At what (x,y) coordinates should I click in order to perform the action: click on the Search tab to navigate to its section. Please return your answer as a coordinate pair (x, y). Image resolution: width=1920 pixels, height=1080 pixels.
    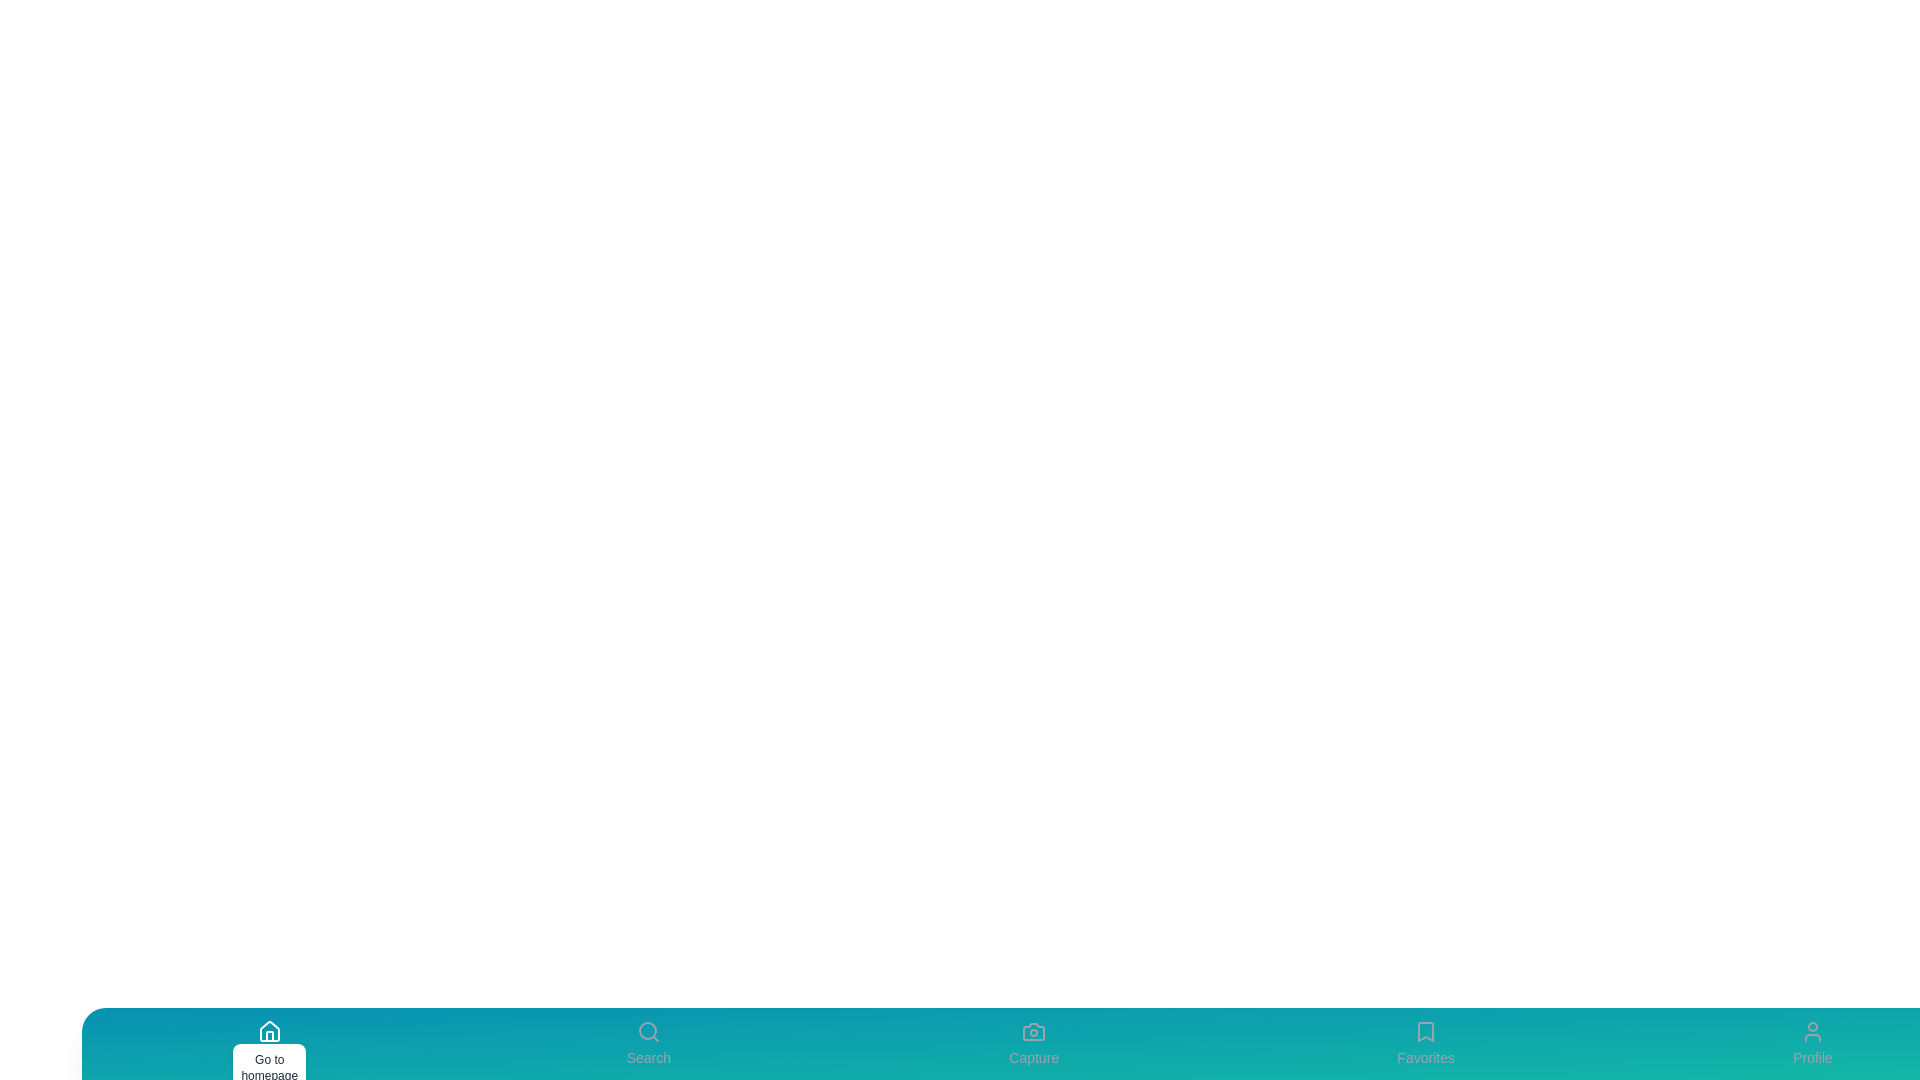
    Looking at the image, I should click on (648, 1043).